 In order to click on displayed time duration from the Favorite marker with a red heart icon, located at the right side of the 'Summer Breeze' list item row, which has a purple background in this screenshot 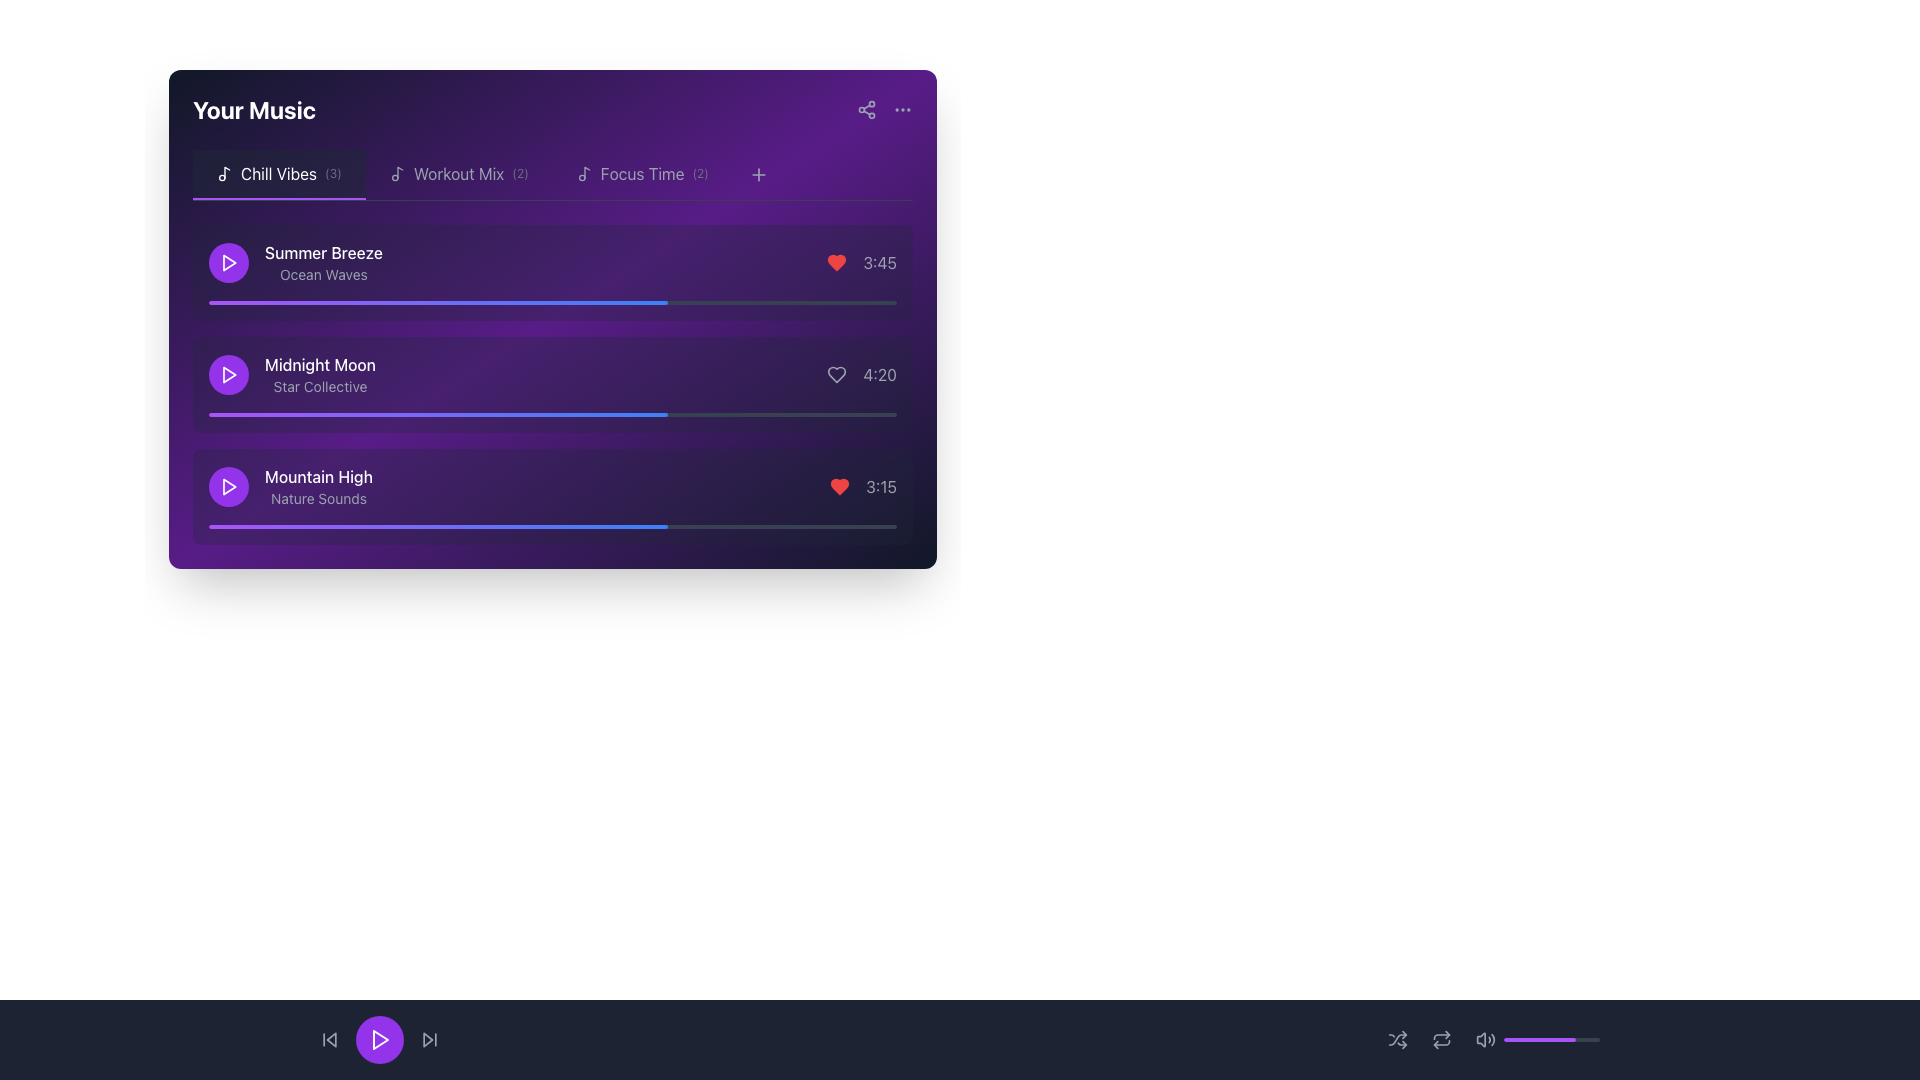, I will do `click(862, 261)`.